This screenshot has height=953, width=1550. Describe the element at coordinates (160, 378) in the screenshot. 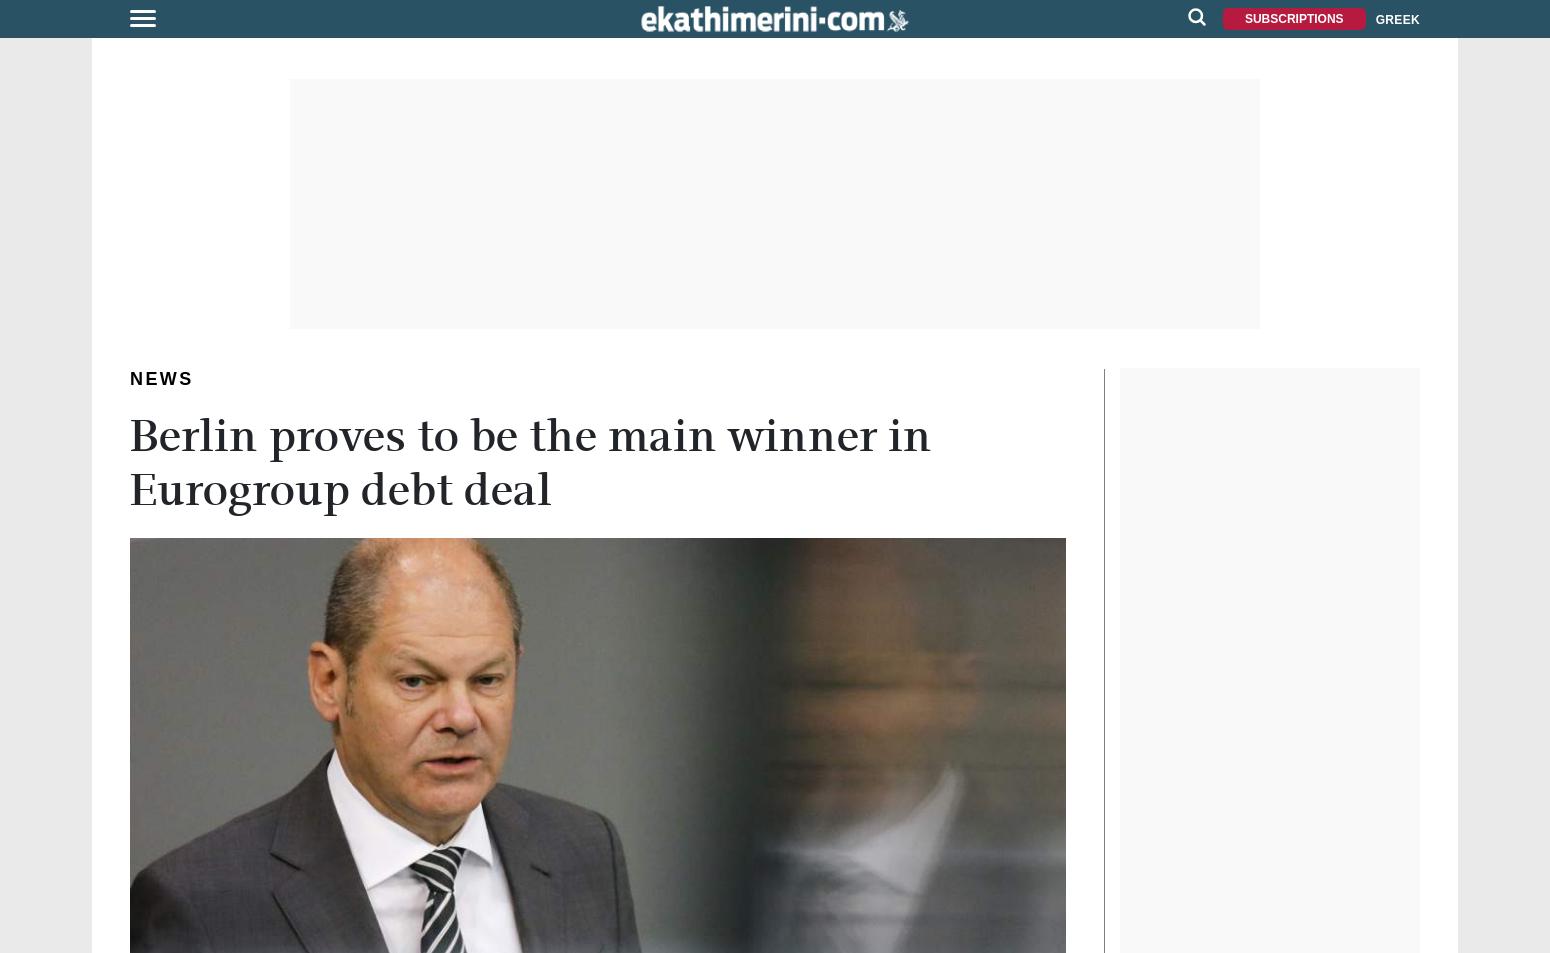

I see `'NEWS'` at that location.